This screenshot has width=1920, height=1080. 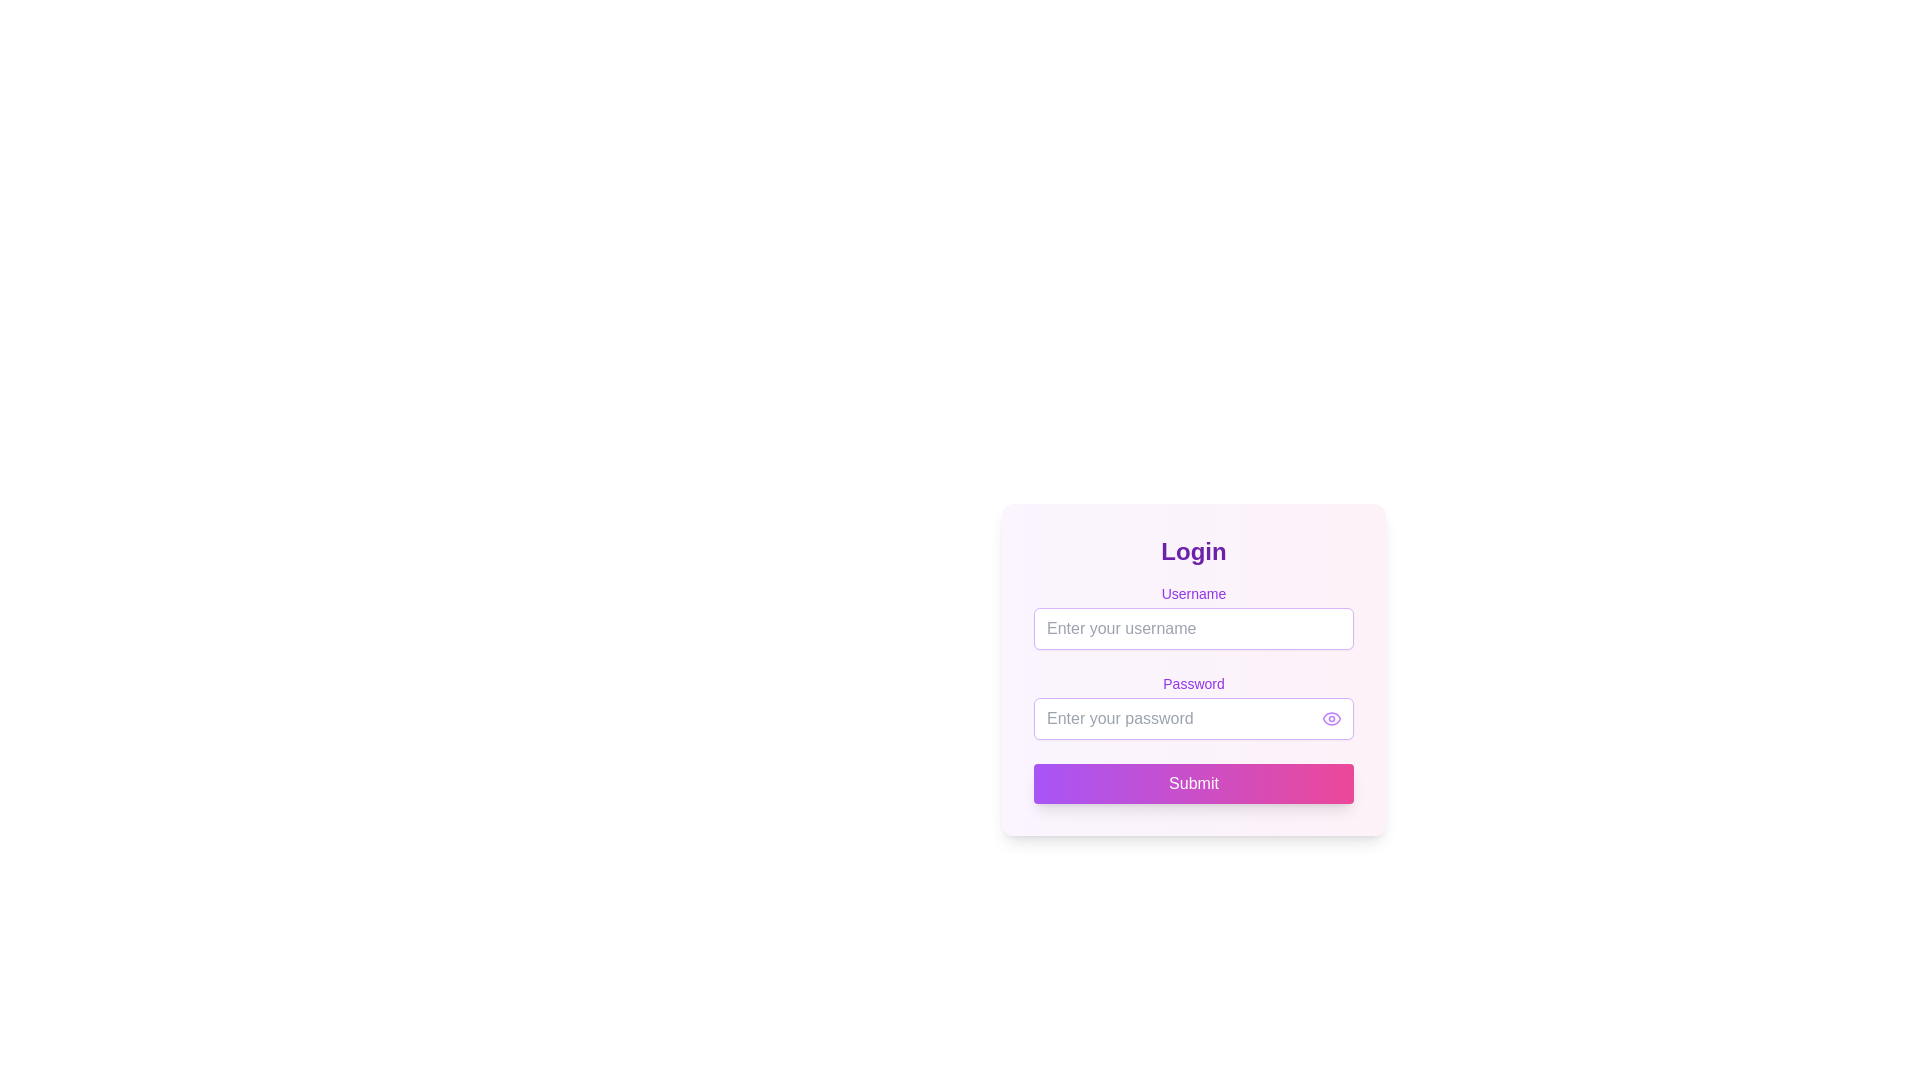 What do you see at coordinates (1331, 717) in the screenshot?
I see `the outer elliptical curve of the eye icon used for toggling the visibility of the password input field, positioned on the right side of the password input area` at bounding box center [1331, 717].